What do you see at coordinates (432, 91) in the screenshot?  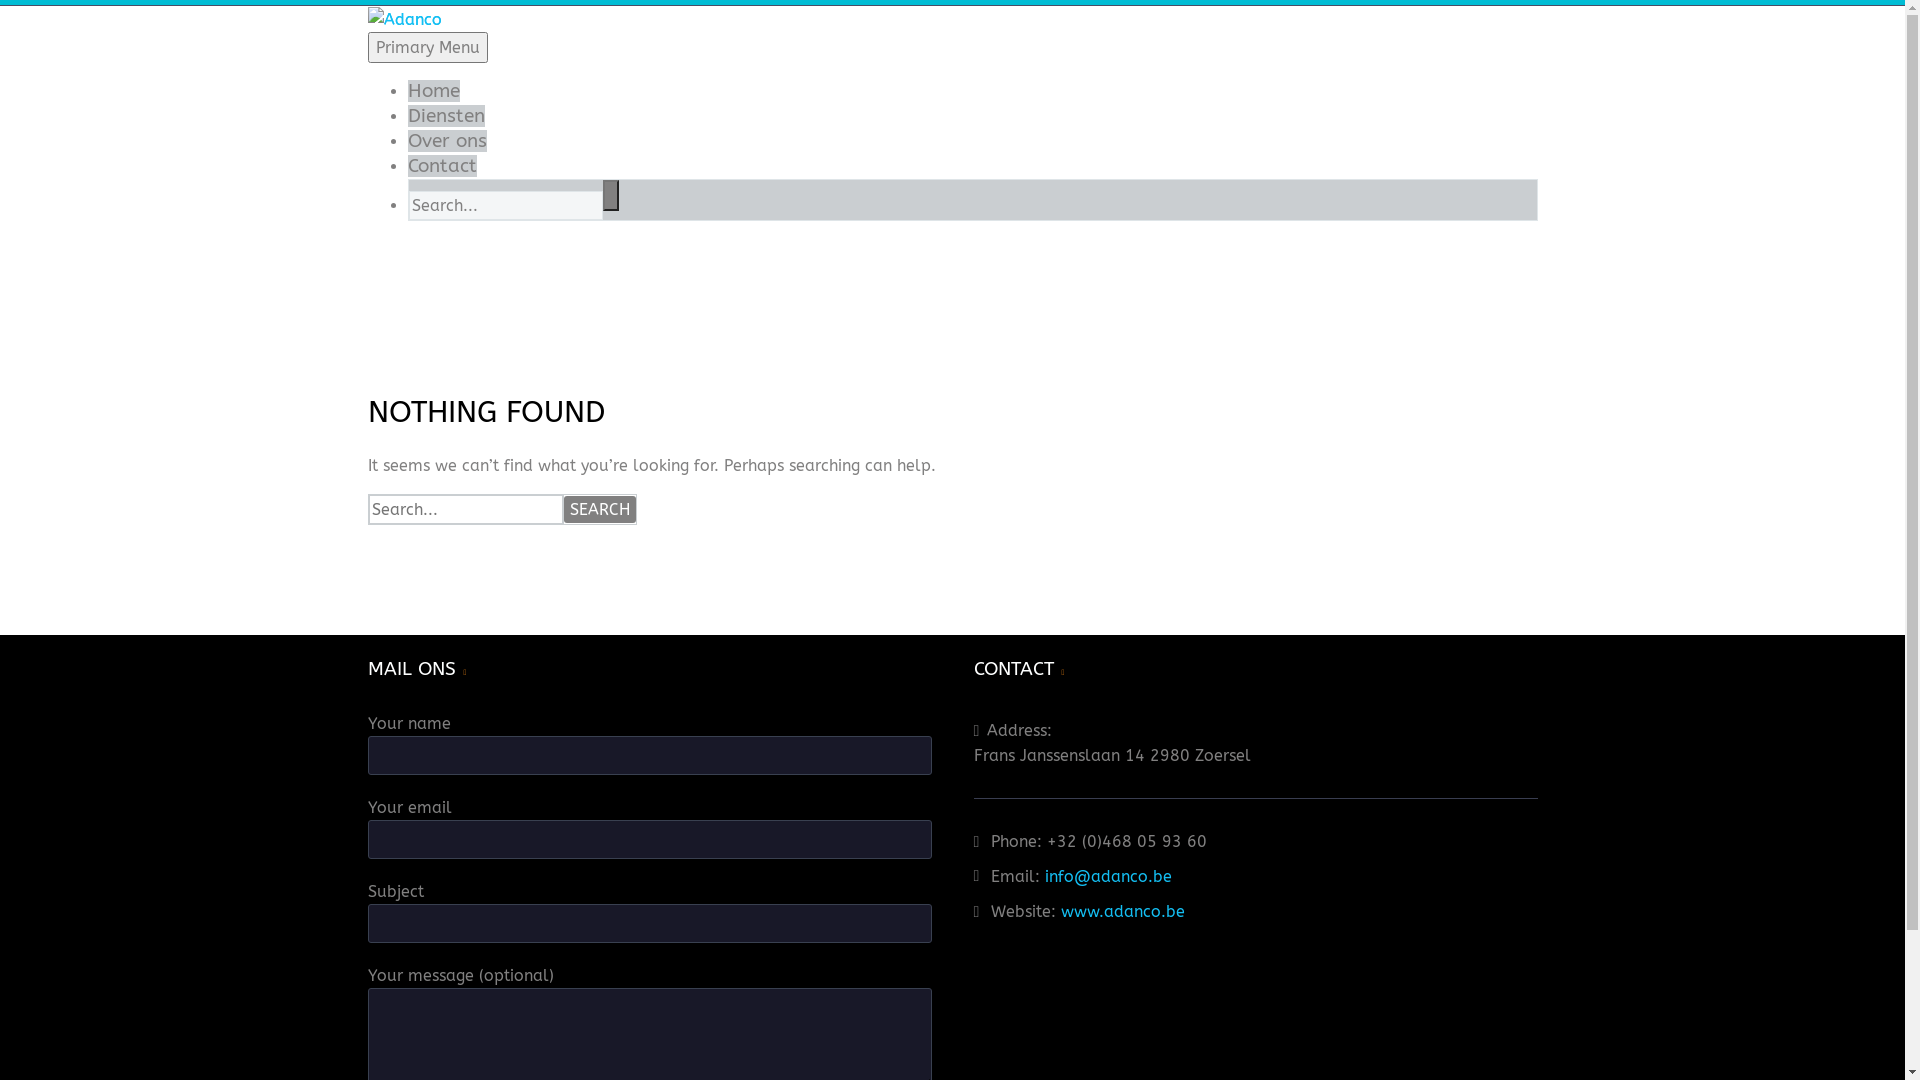 I see `'Home'` at bounding box center [432, 91].